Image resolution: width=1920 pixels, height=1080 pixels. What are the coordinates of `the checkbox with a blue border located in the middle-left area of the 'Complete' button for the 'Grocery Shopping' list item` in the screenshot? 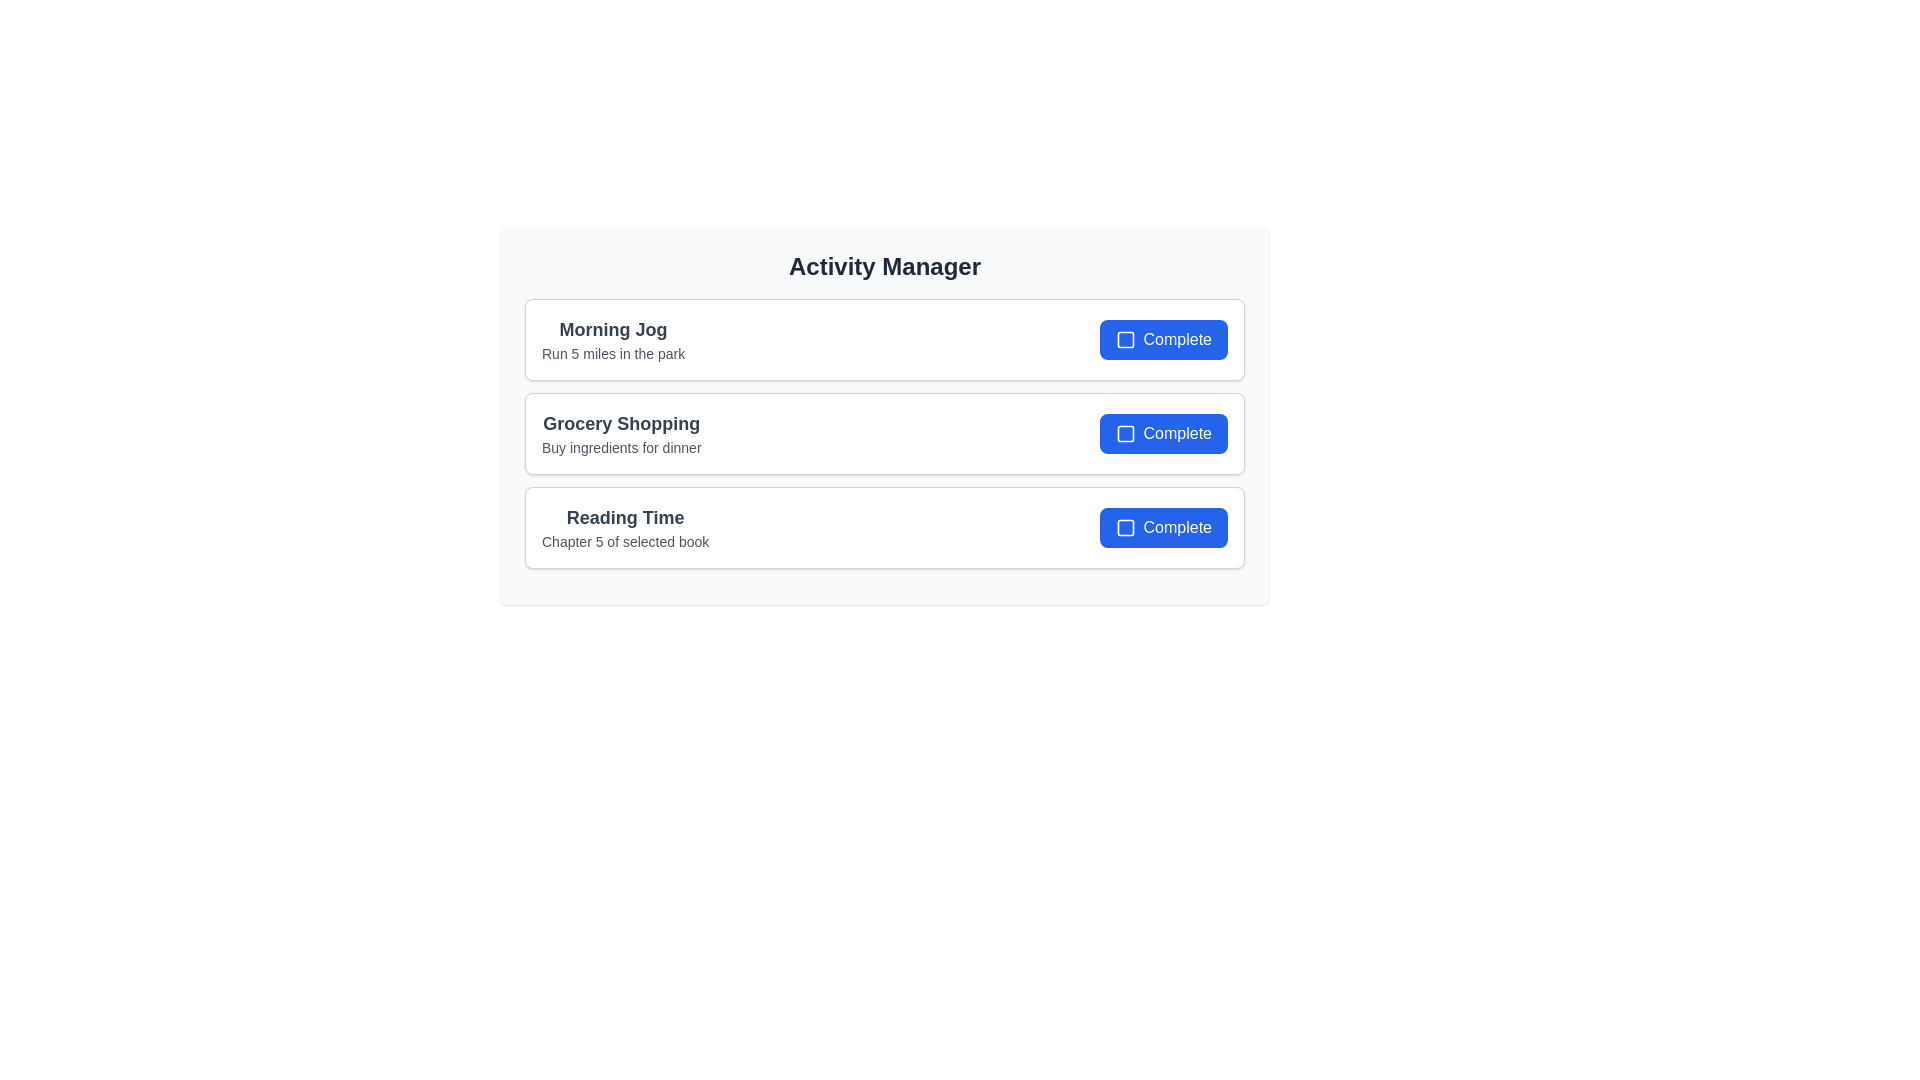 It's located at (1125, 433).